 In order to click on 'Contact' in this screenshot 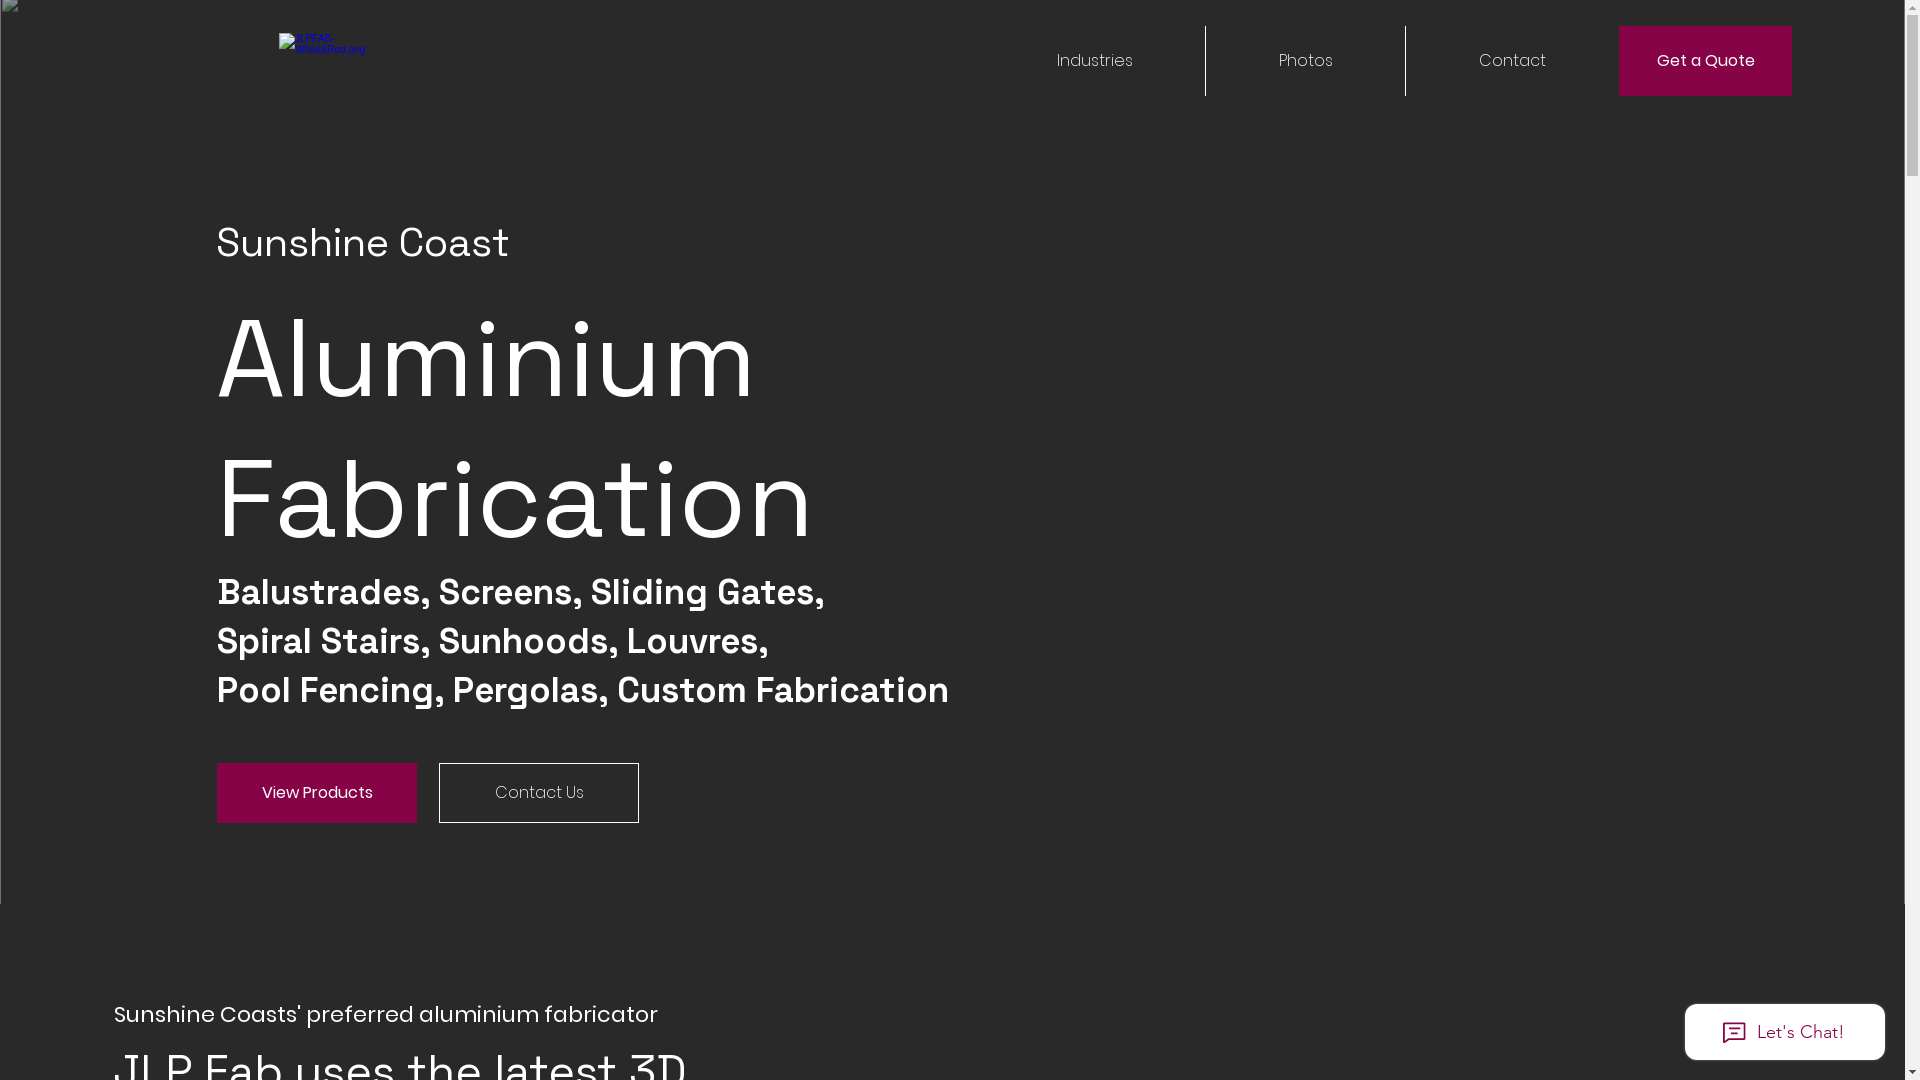, I will do `click(1404, 60)`.